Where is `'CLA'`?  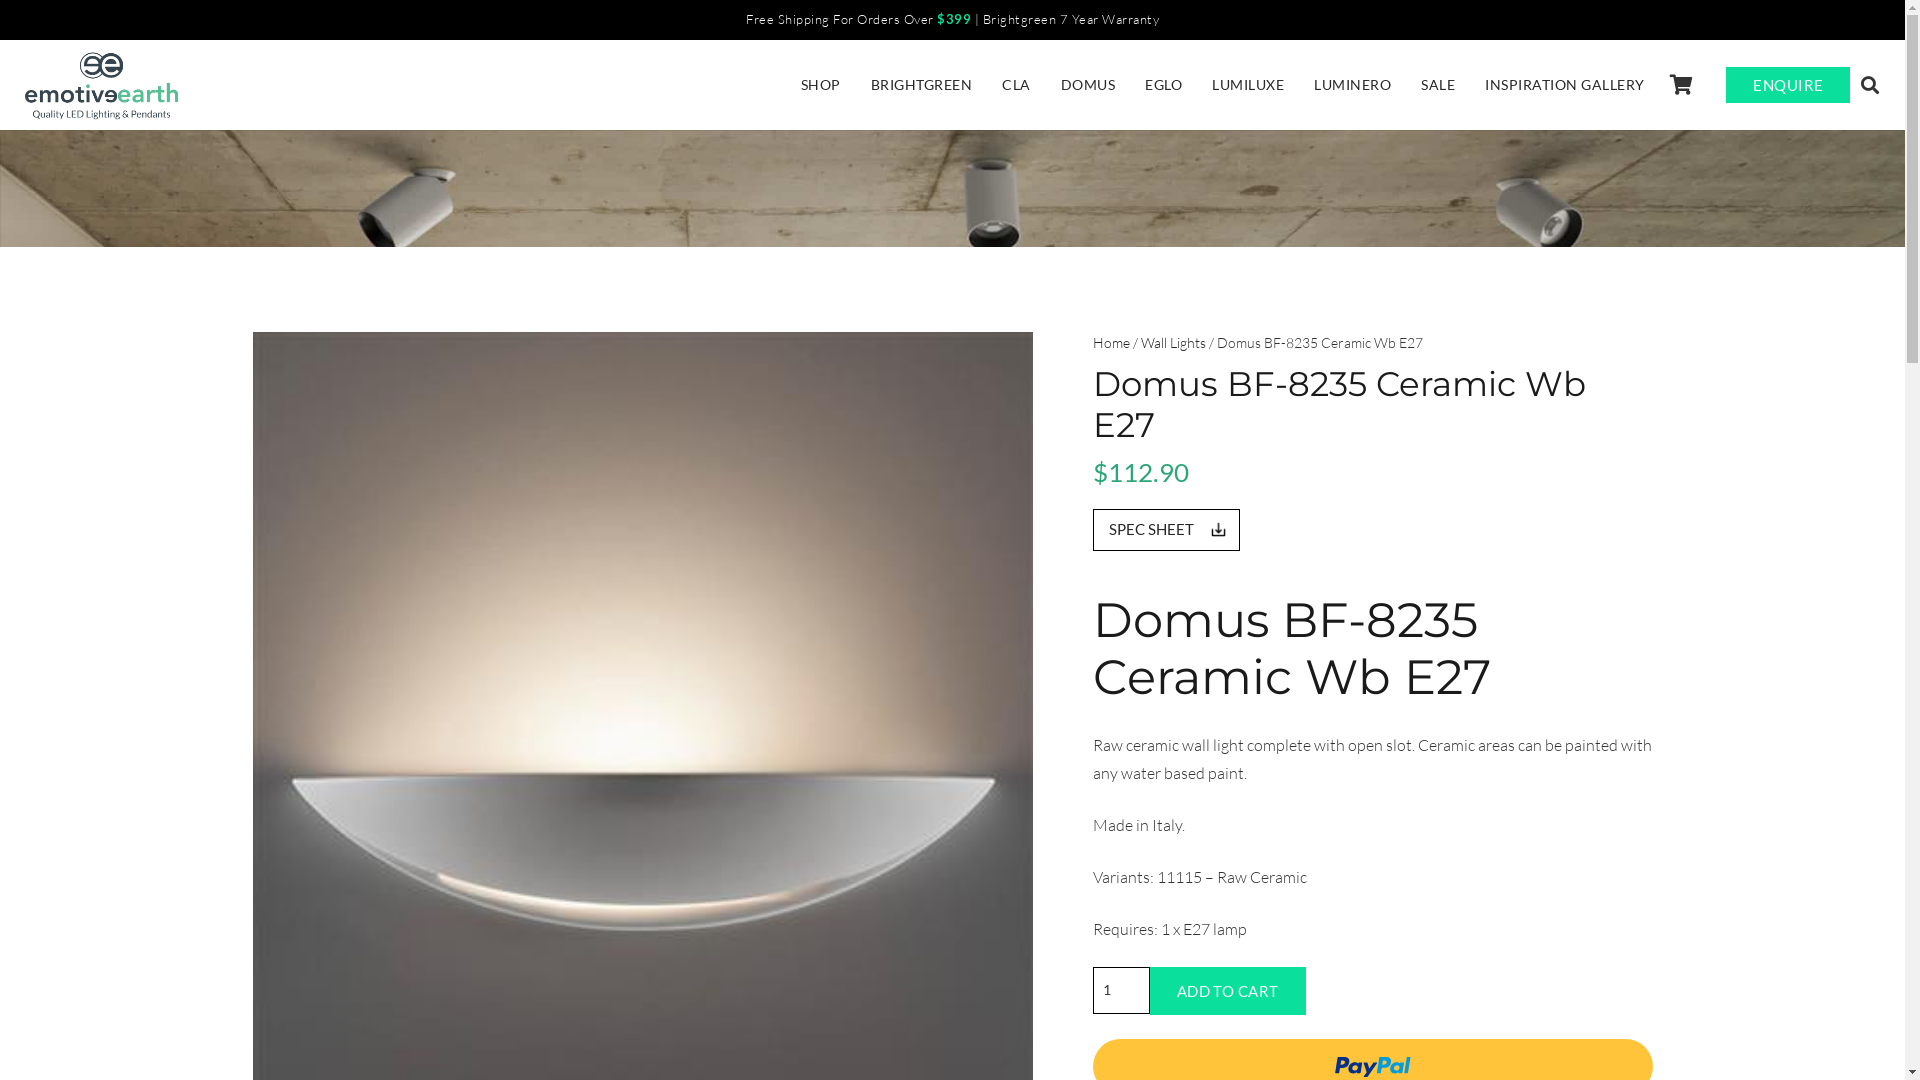
'CLA' is located at coordinates (1016, 83).